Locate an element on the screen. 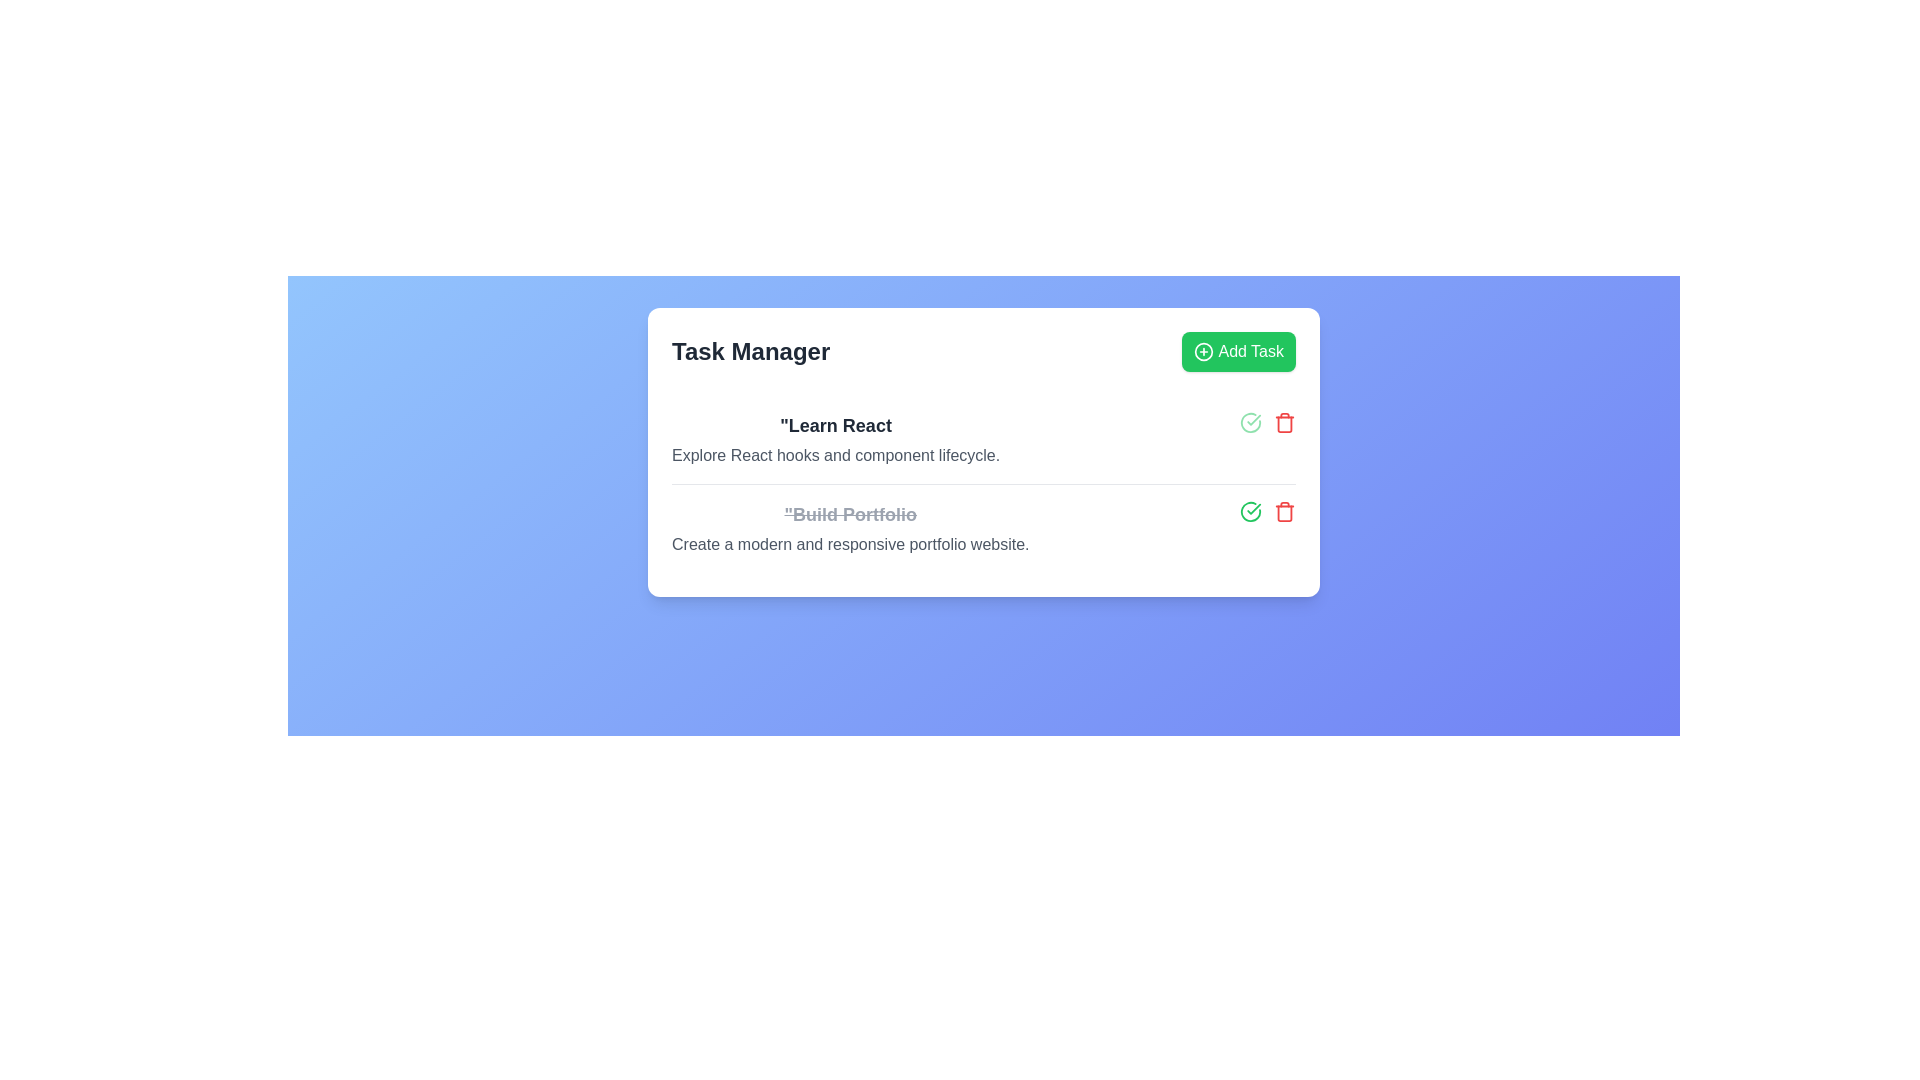  the text label styled with a strikethrough effect on 'Build Portfolio' in the 'Task Manager' card is located at coordinates (850, 514).